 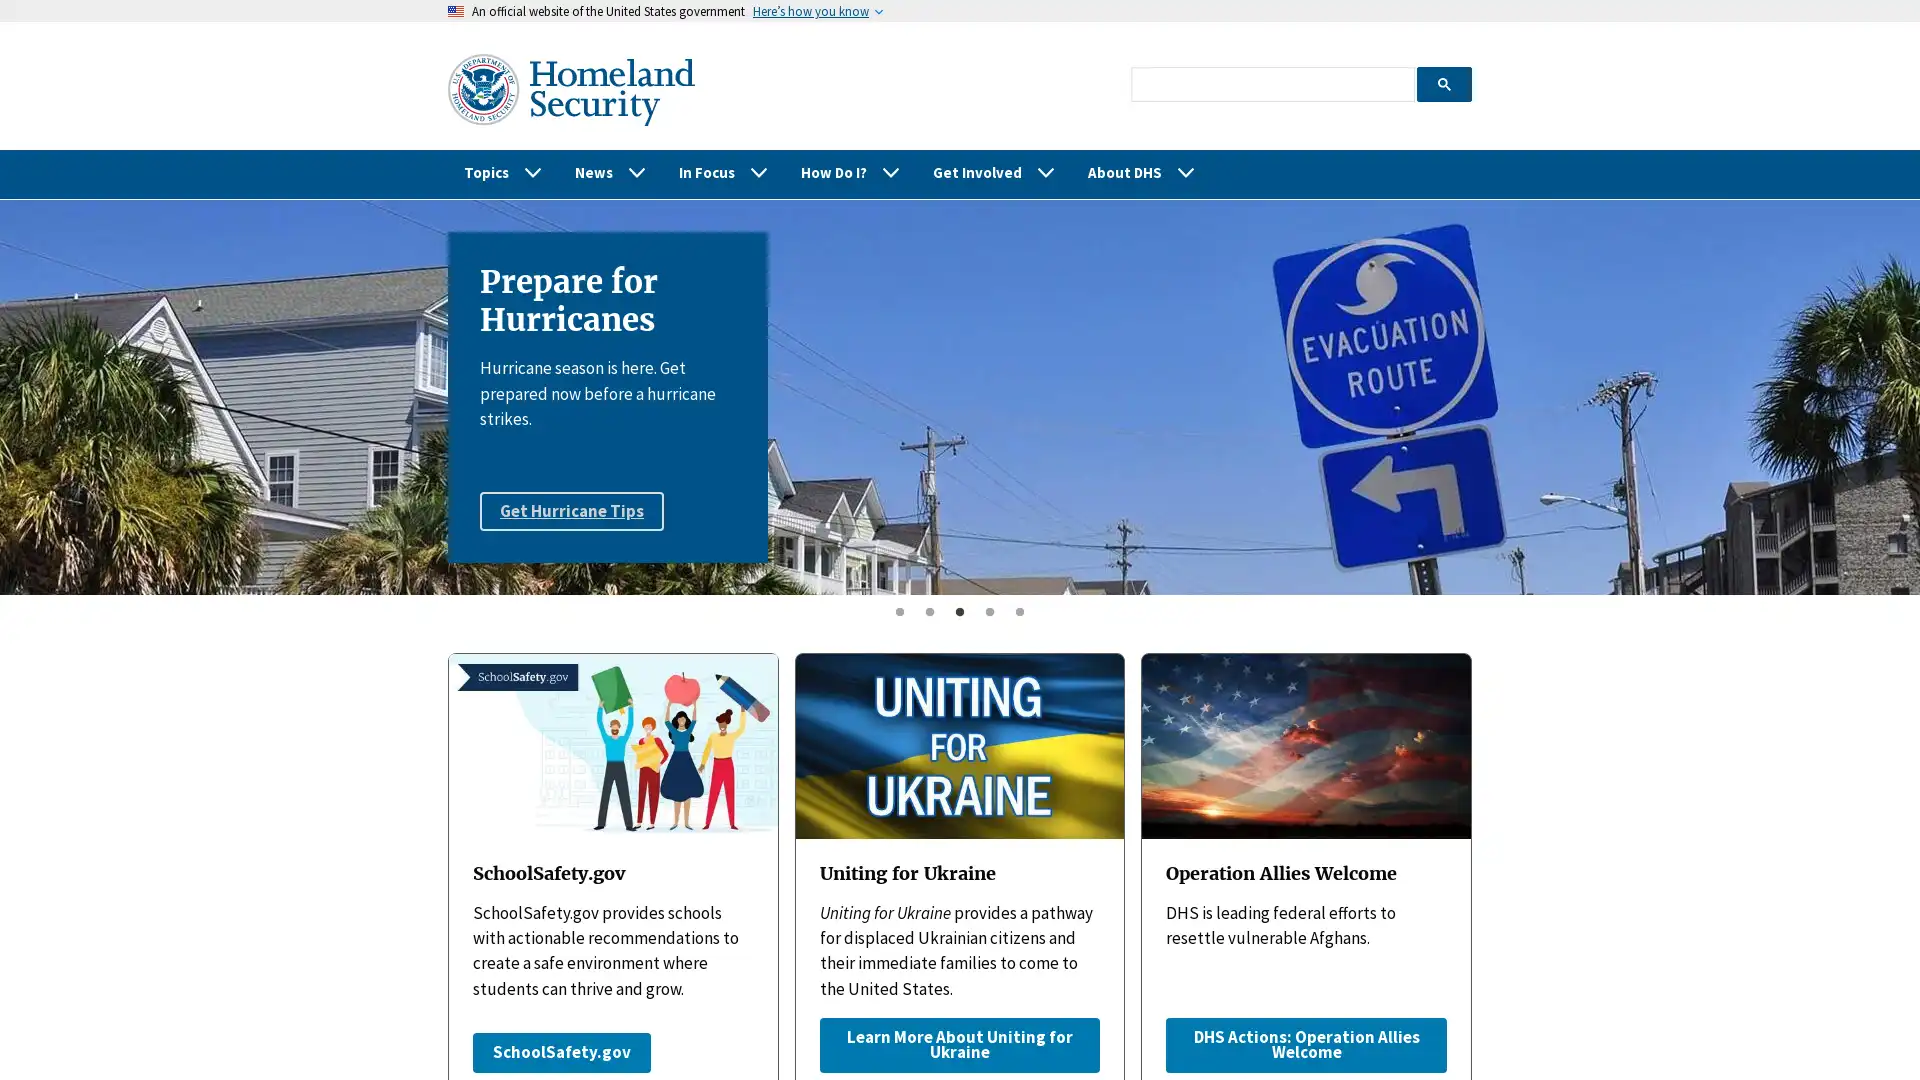 What do you see at coordinates (1142, 171) in the screenshot?
I see `About DHS` at bounding box center [1142, 171].